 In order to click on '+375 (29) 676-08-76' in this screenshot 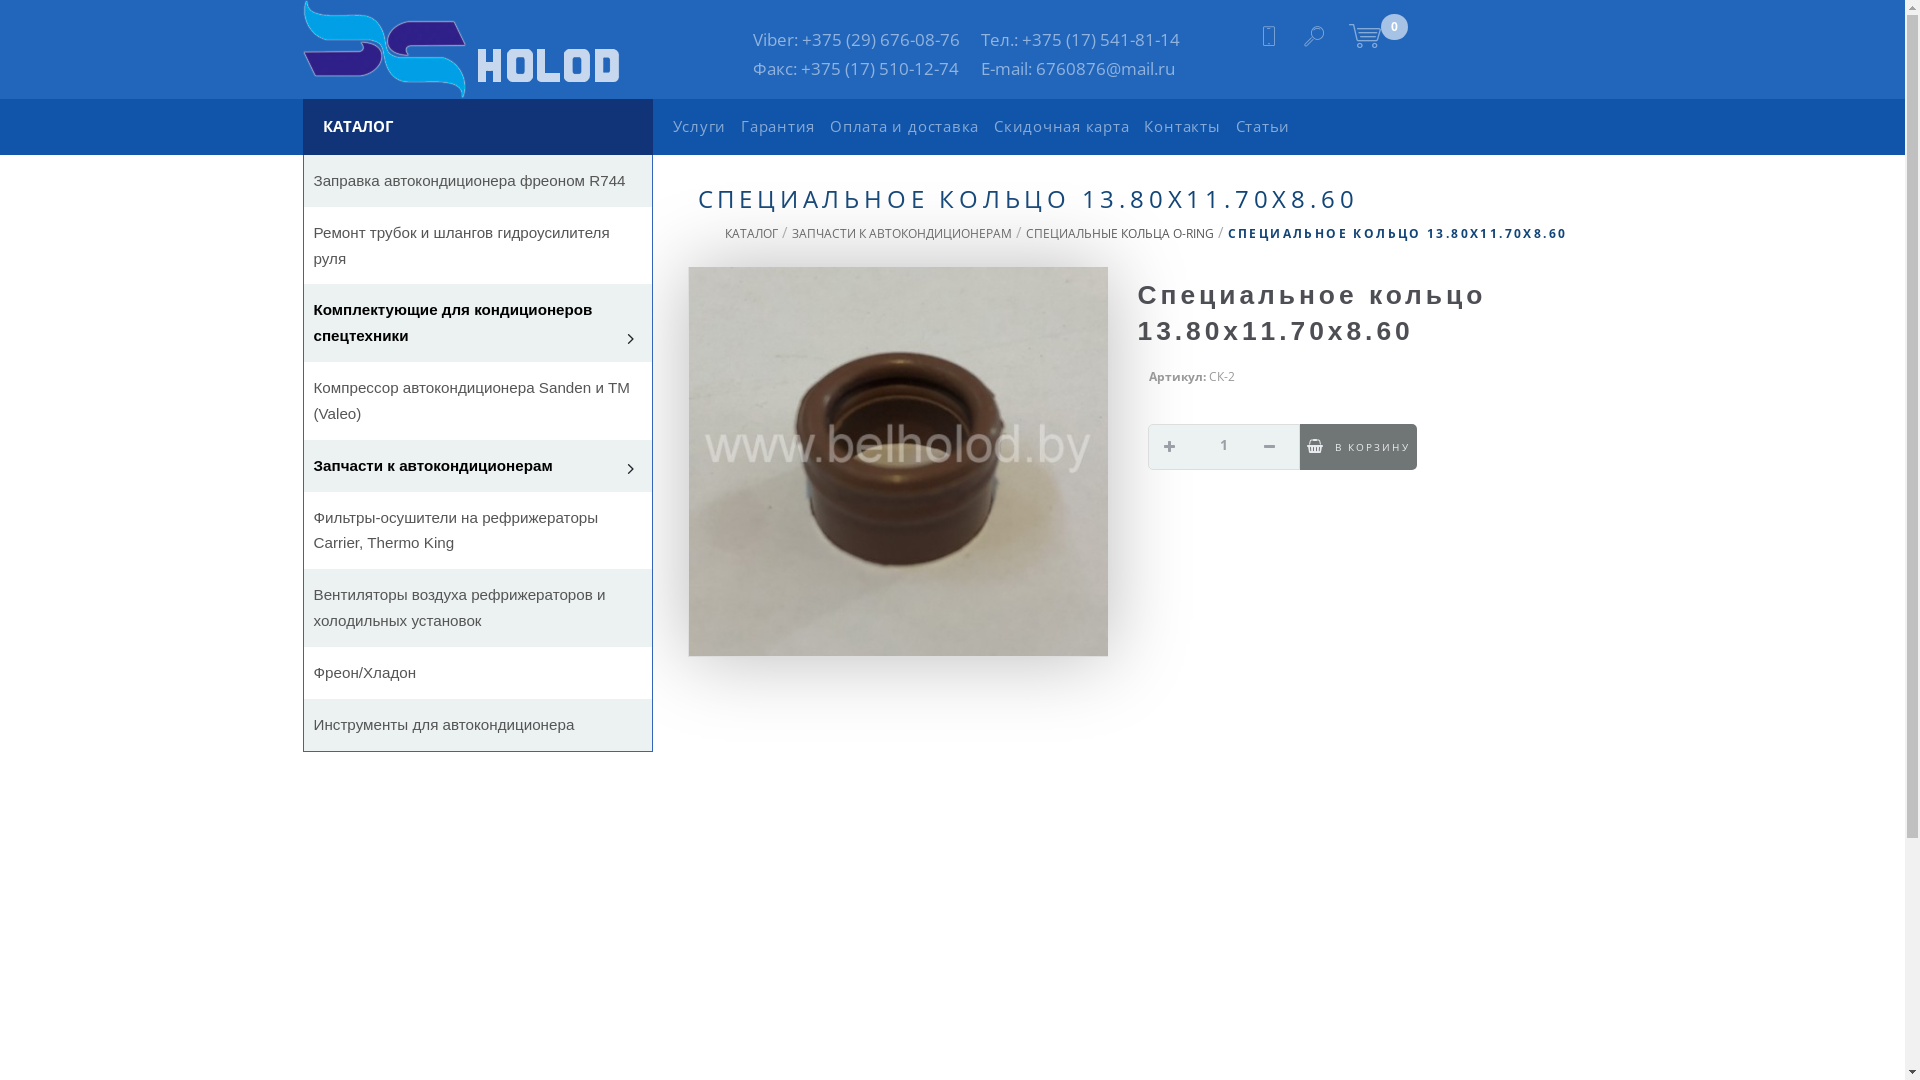, I will do `click(880, 39)`.